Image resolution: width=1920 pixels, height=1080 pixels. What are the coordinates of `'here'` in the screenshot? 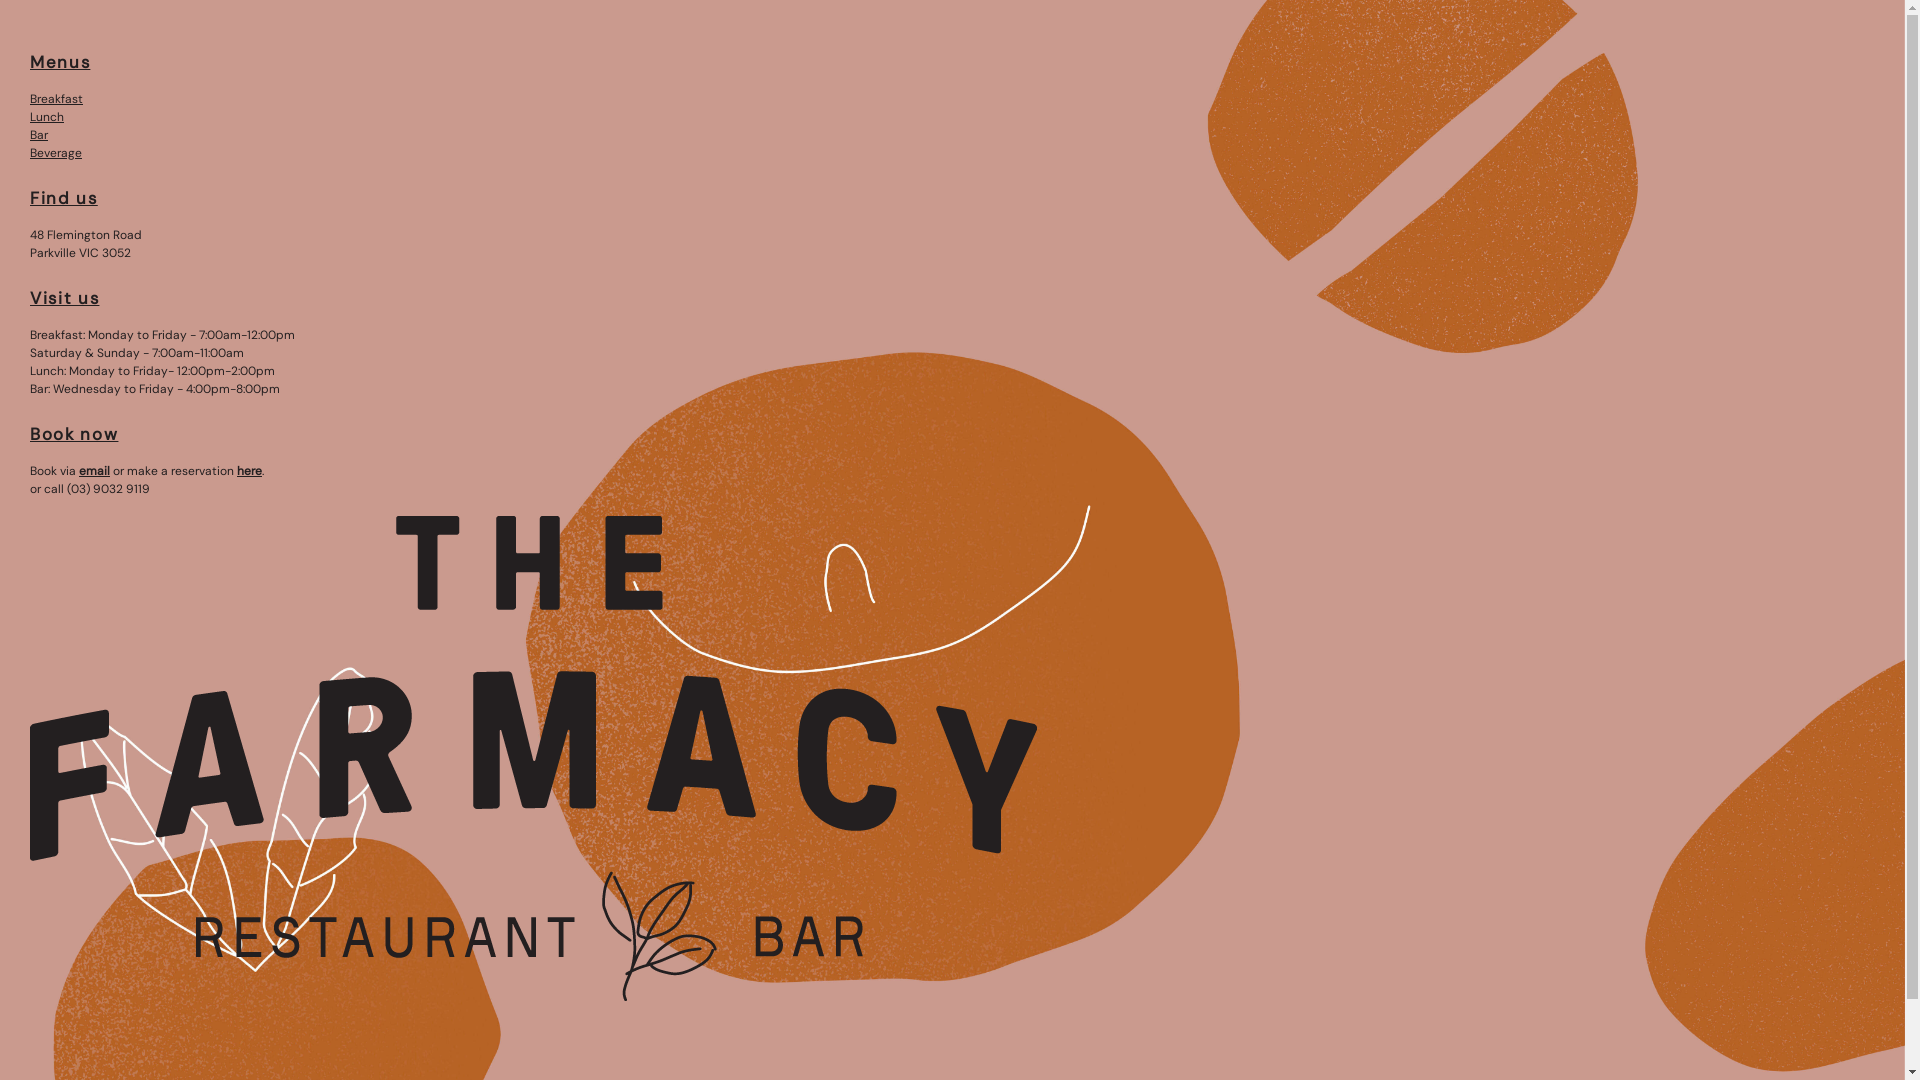 It's located at (248, 470).